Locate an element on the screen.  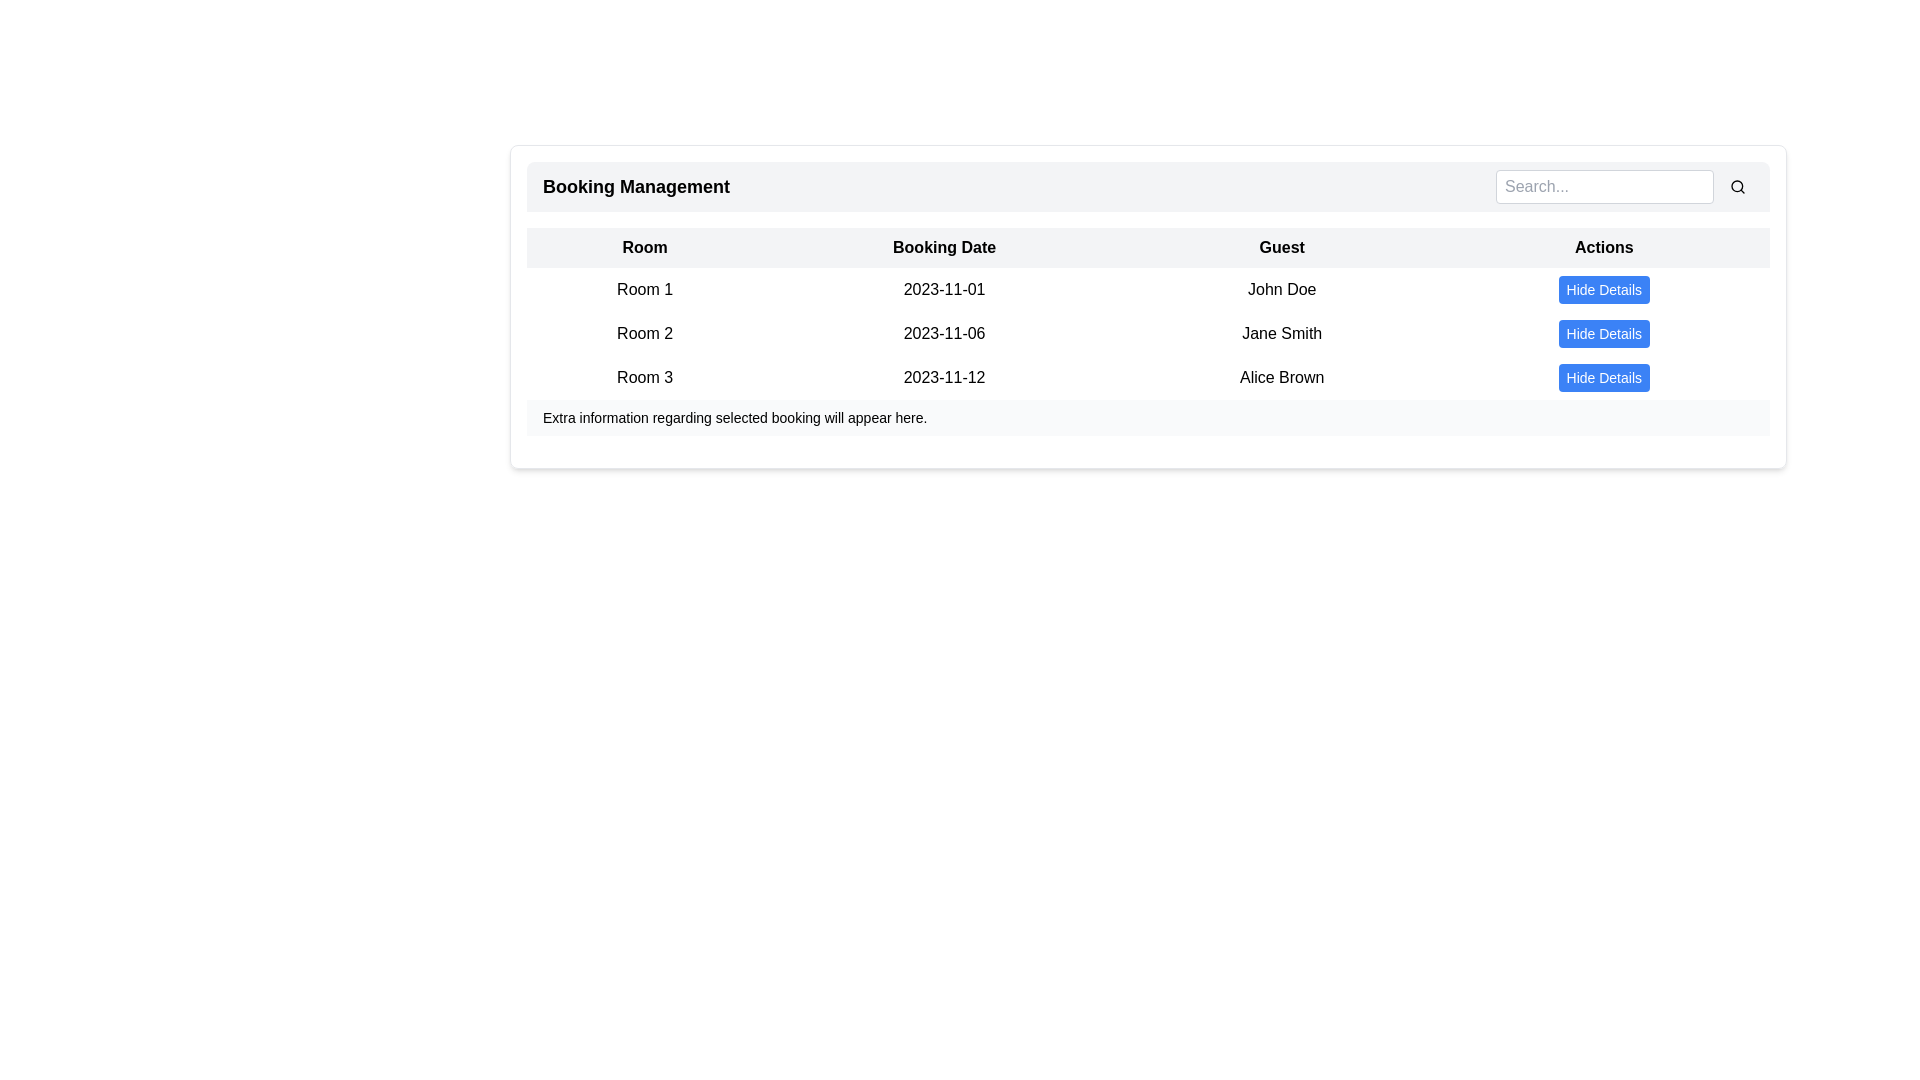
the text label 'Jane Smith' located in the 'Guest' column of the second row of the table is located at coordinates (1282, 333).